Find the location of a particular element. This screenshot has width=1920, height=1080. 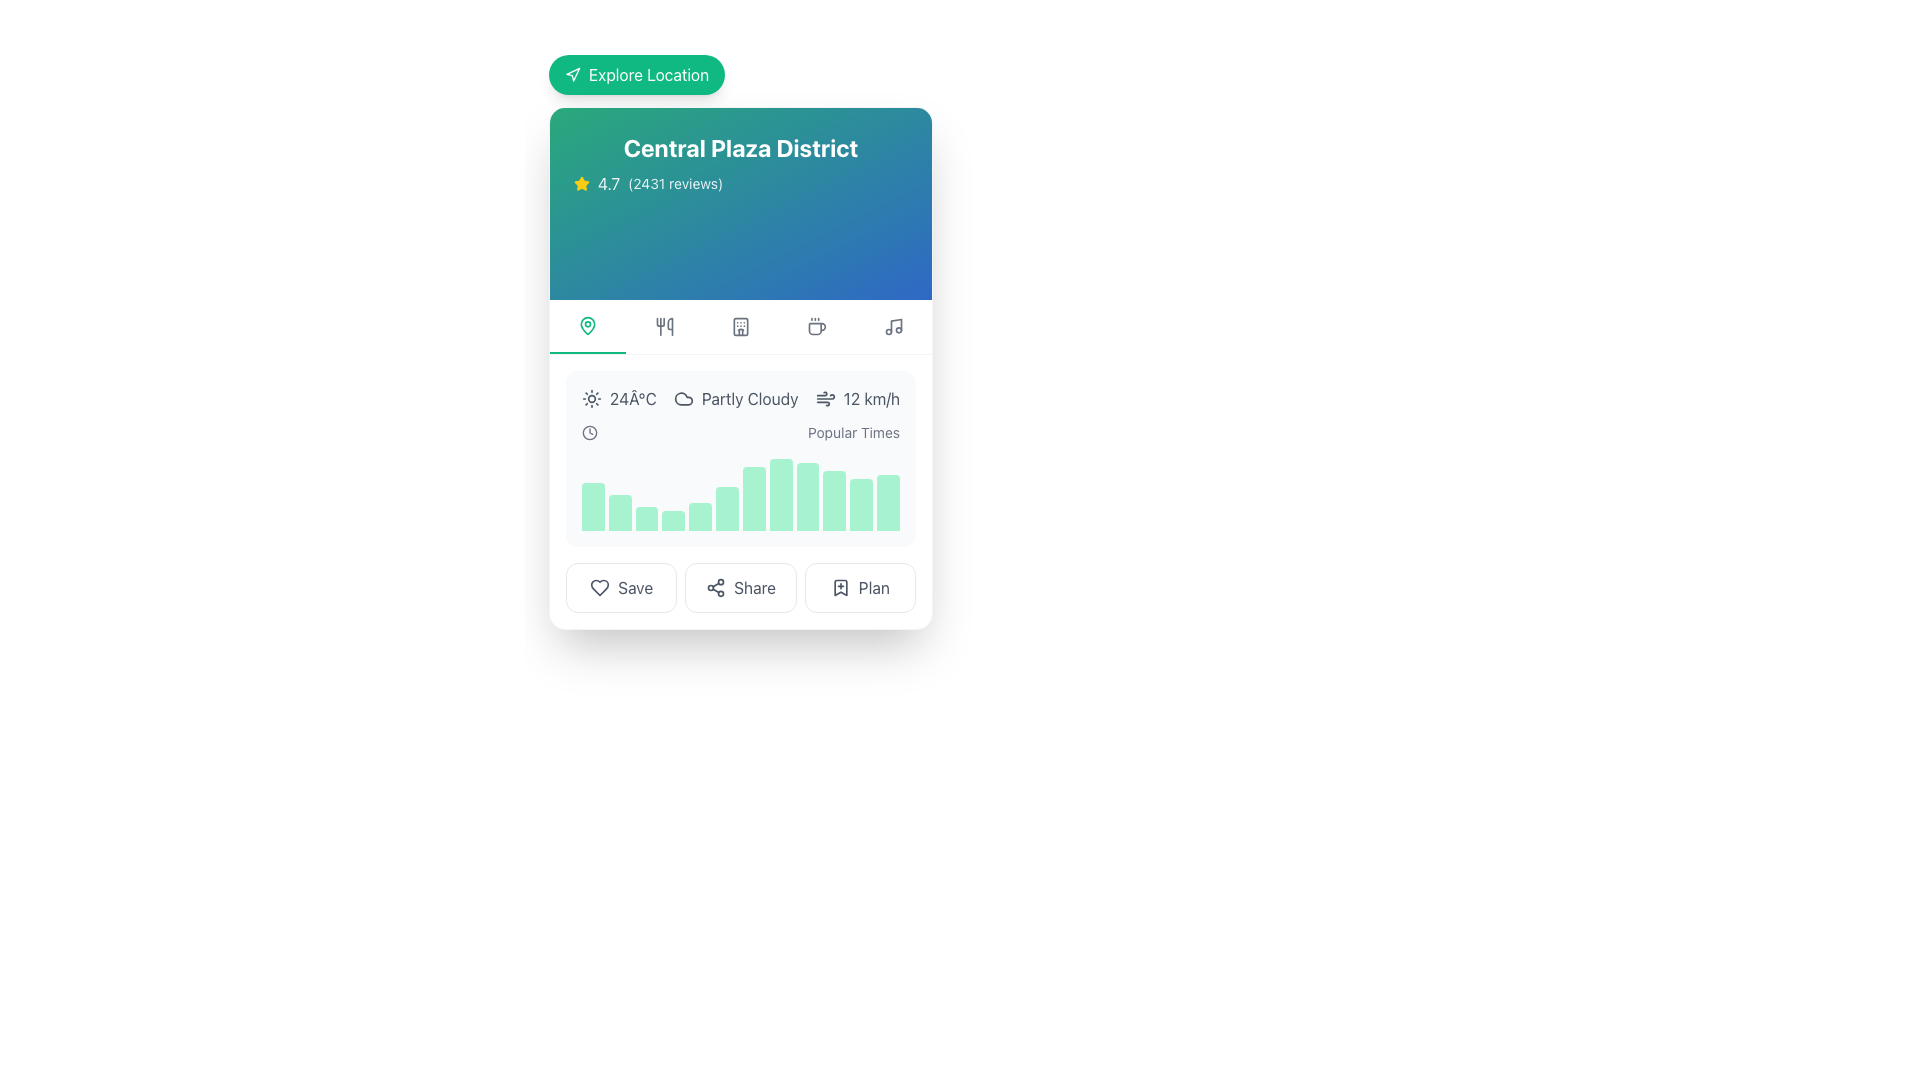

the 'Explore Location' text label within the green button to initiate action is located at coordinates (649, 73).